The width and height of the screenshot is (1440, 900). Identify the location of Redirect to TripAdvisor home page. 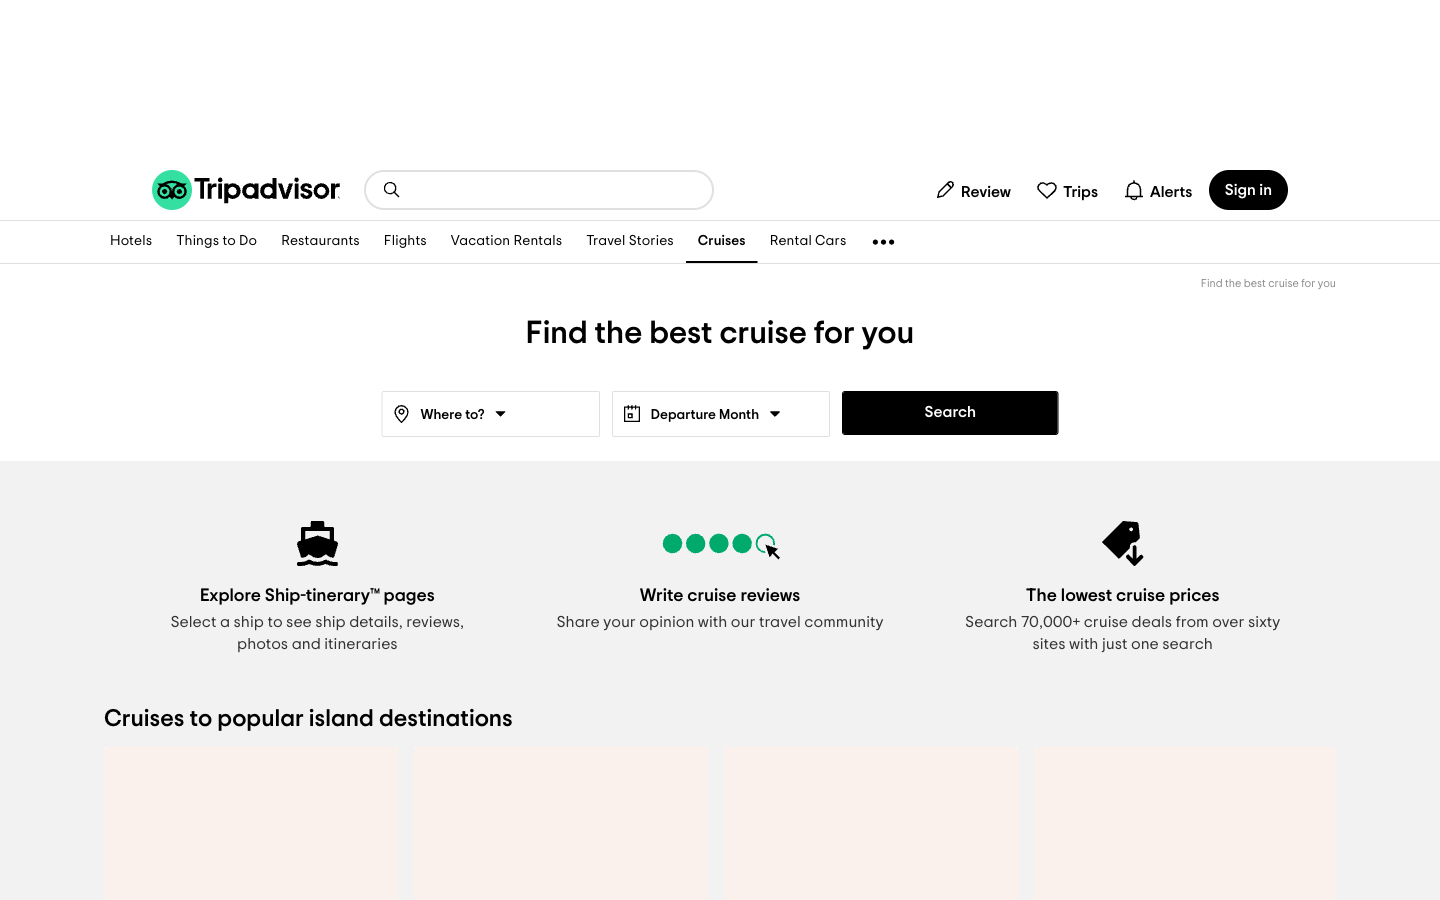
(244, 189).